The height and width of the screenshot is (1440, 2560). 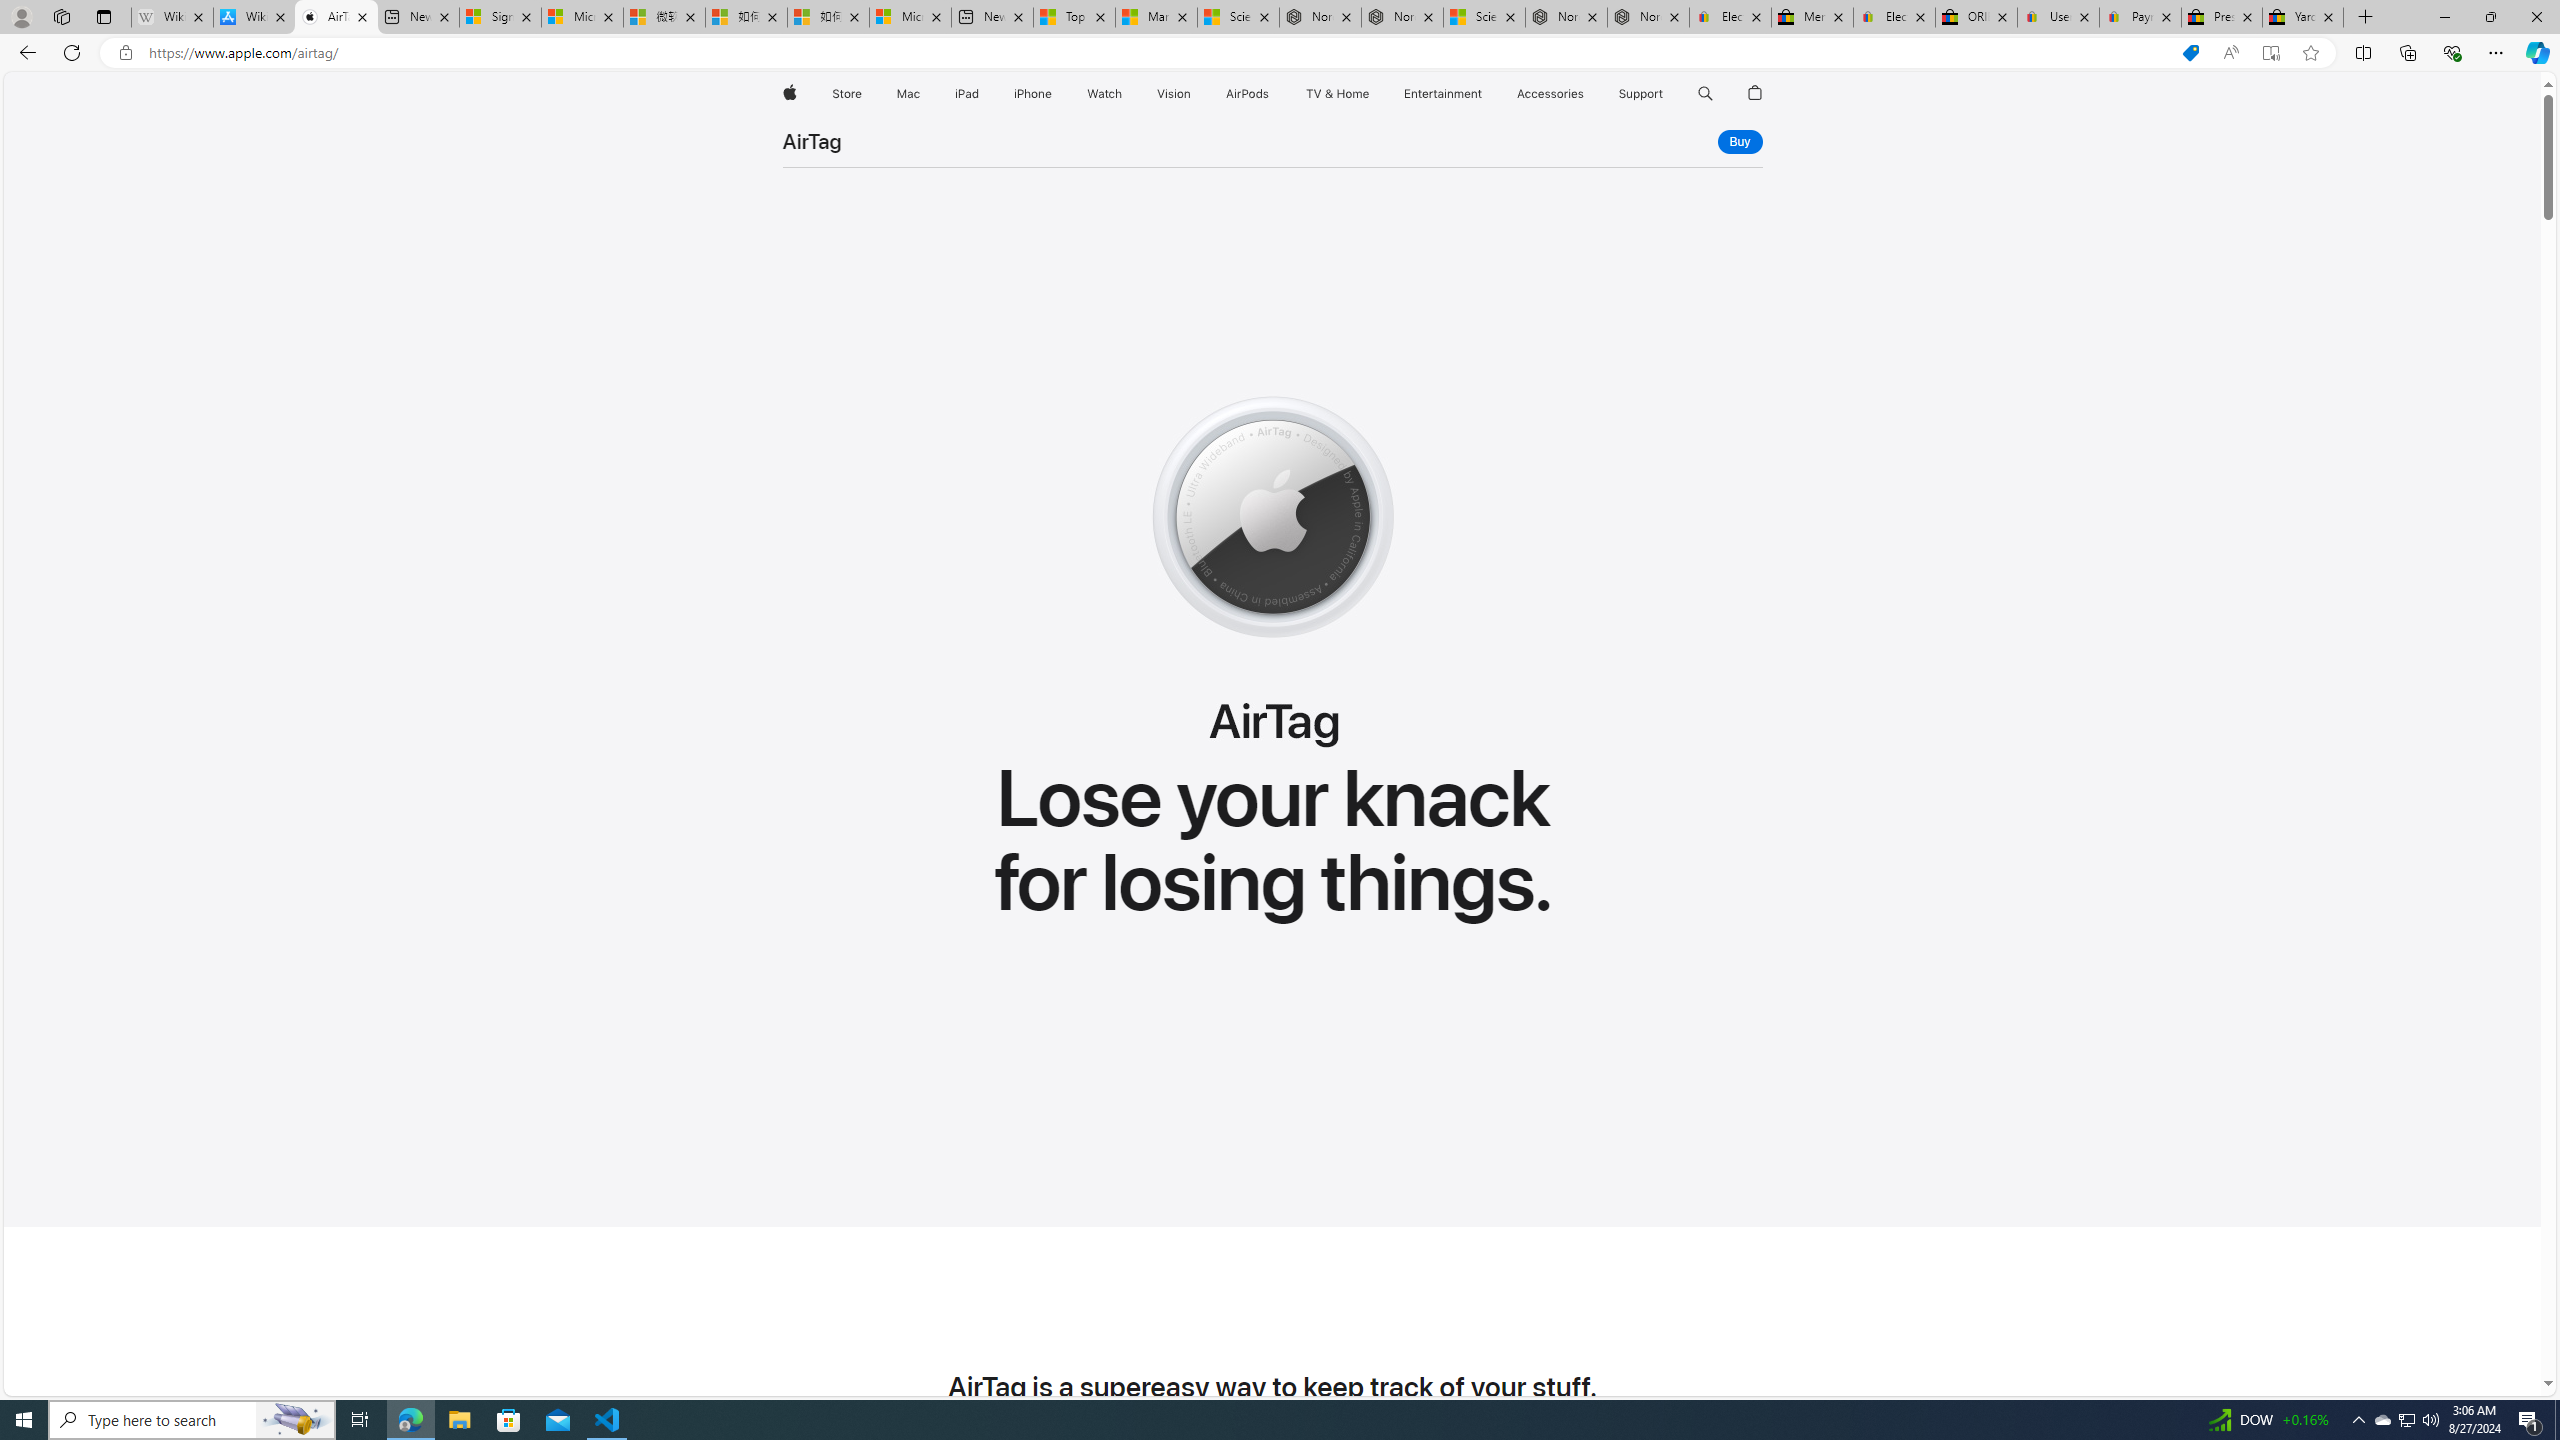 What do you see at coordinates (1072, 16) in the screenshot?
I see `'Top Stories - MSN'` at bounding box center [1072, 16].